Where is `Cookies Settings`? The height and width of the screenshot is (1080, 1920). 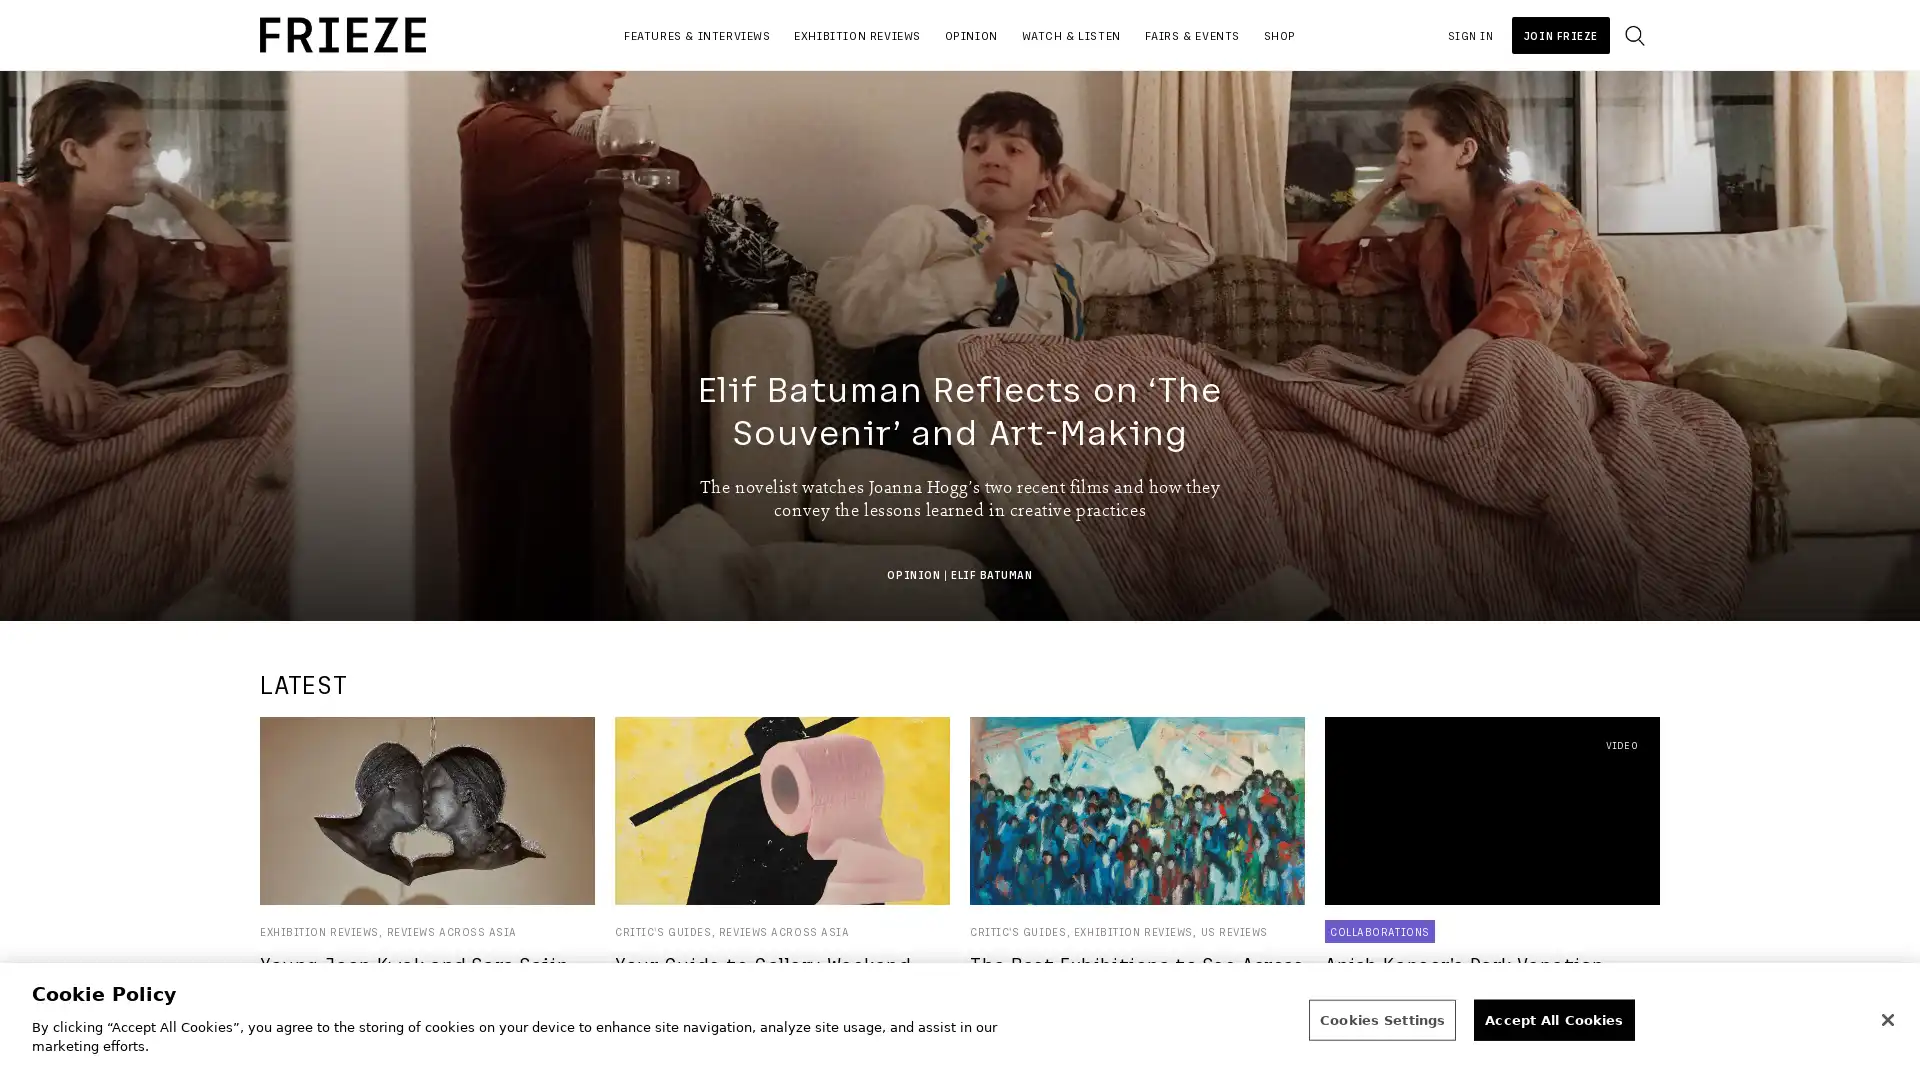 Cookies Settings is located at coordinates (1381, 1019).